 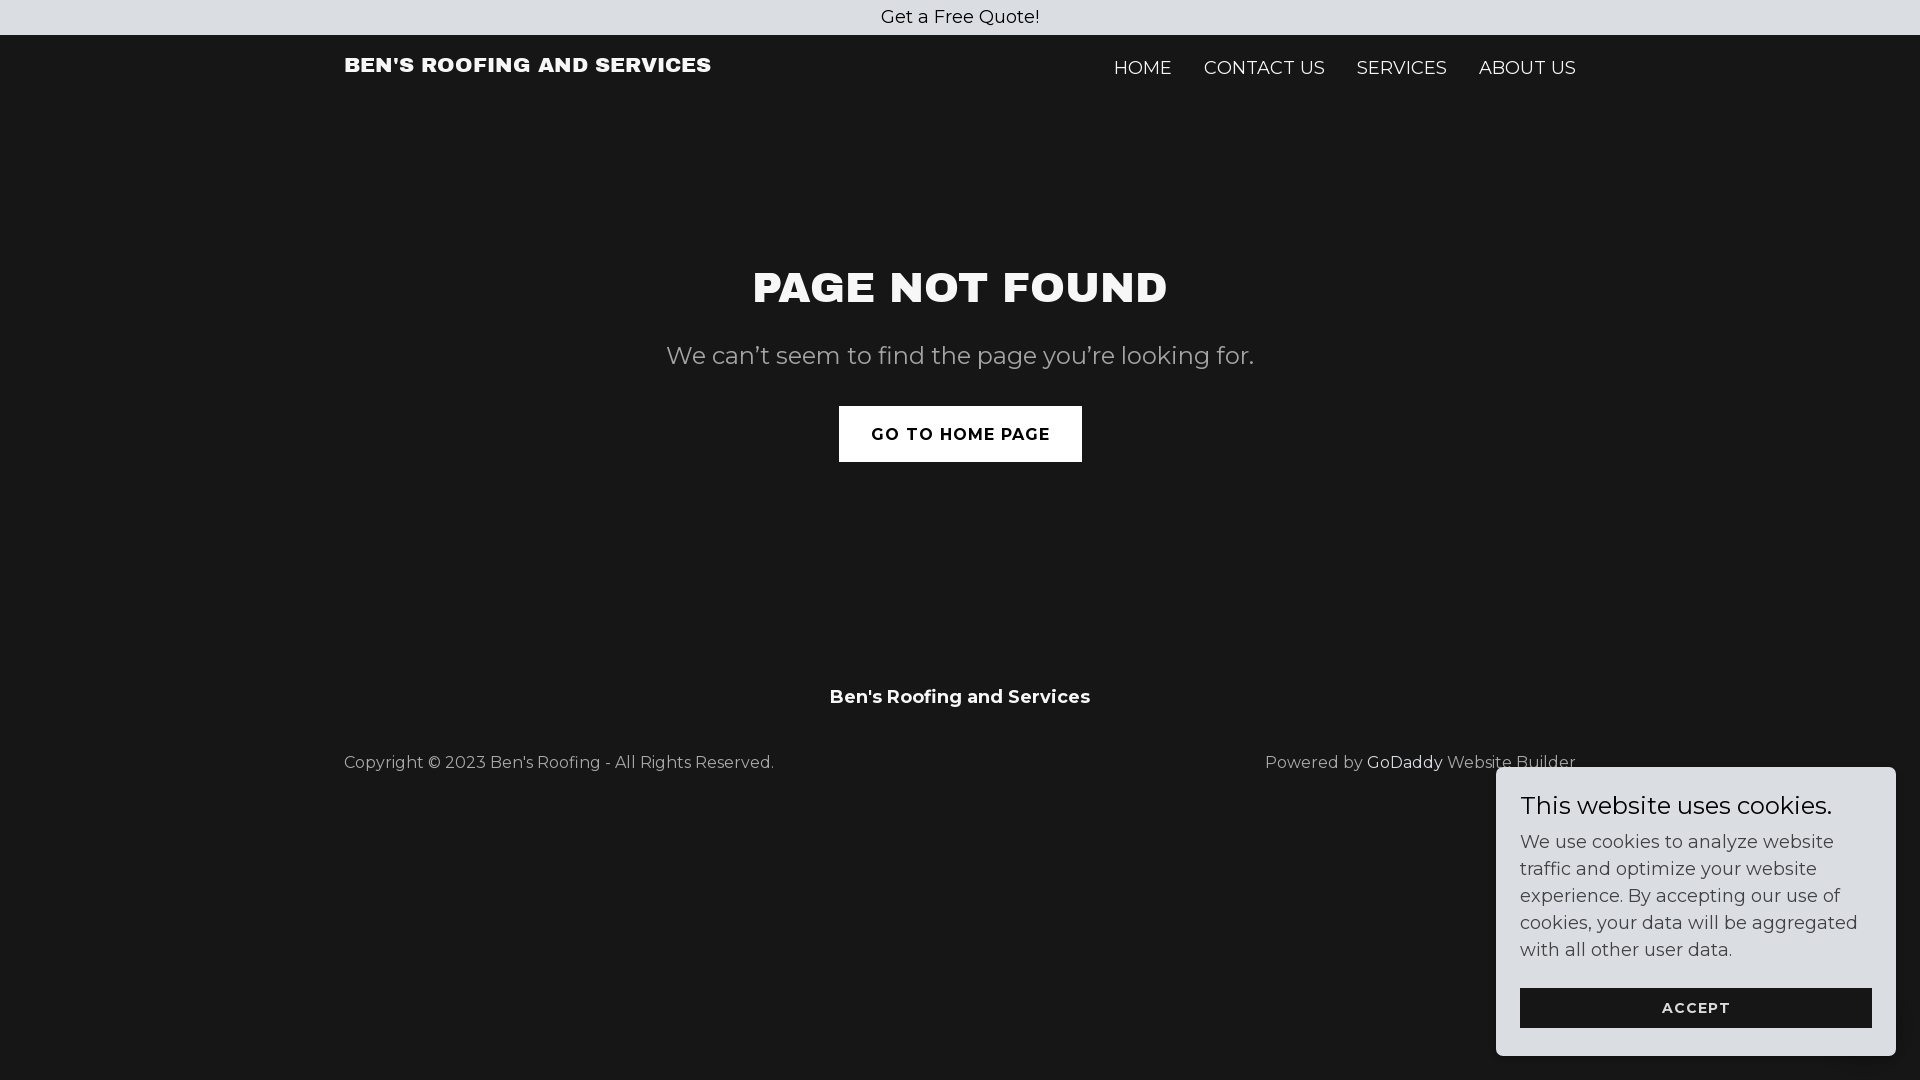 What do you see at coordinates (527, 64) in the screenshot?
I see `'BEN'S ROOFING AND SERVICES'` at bounding box center [527, 64].